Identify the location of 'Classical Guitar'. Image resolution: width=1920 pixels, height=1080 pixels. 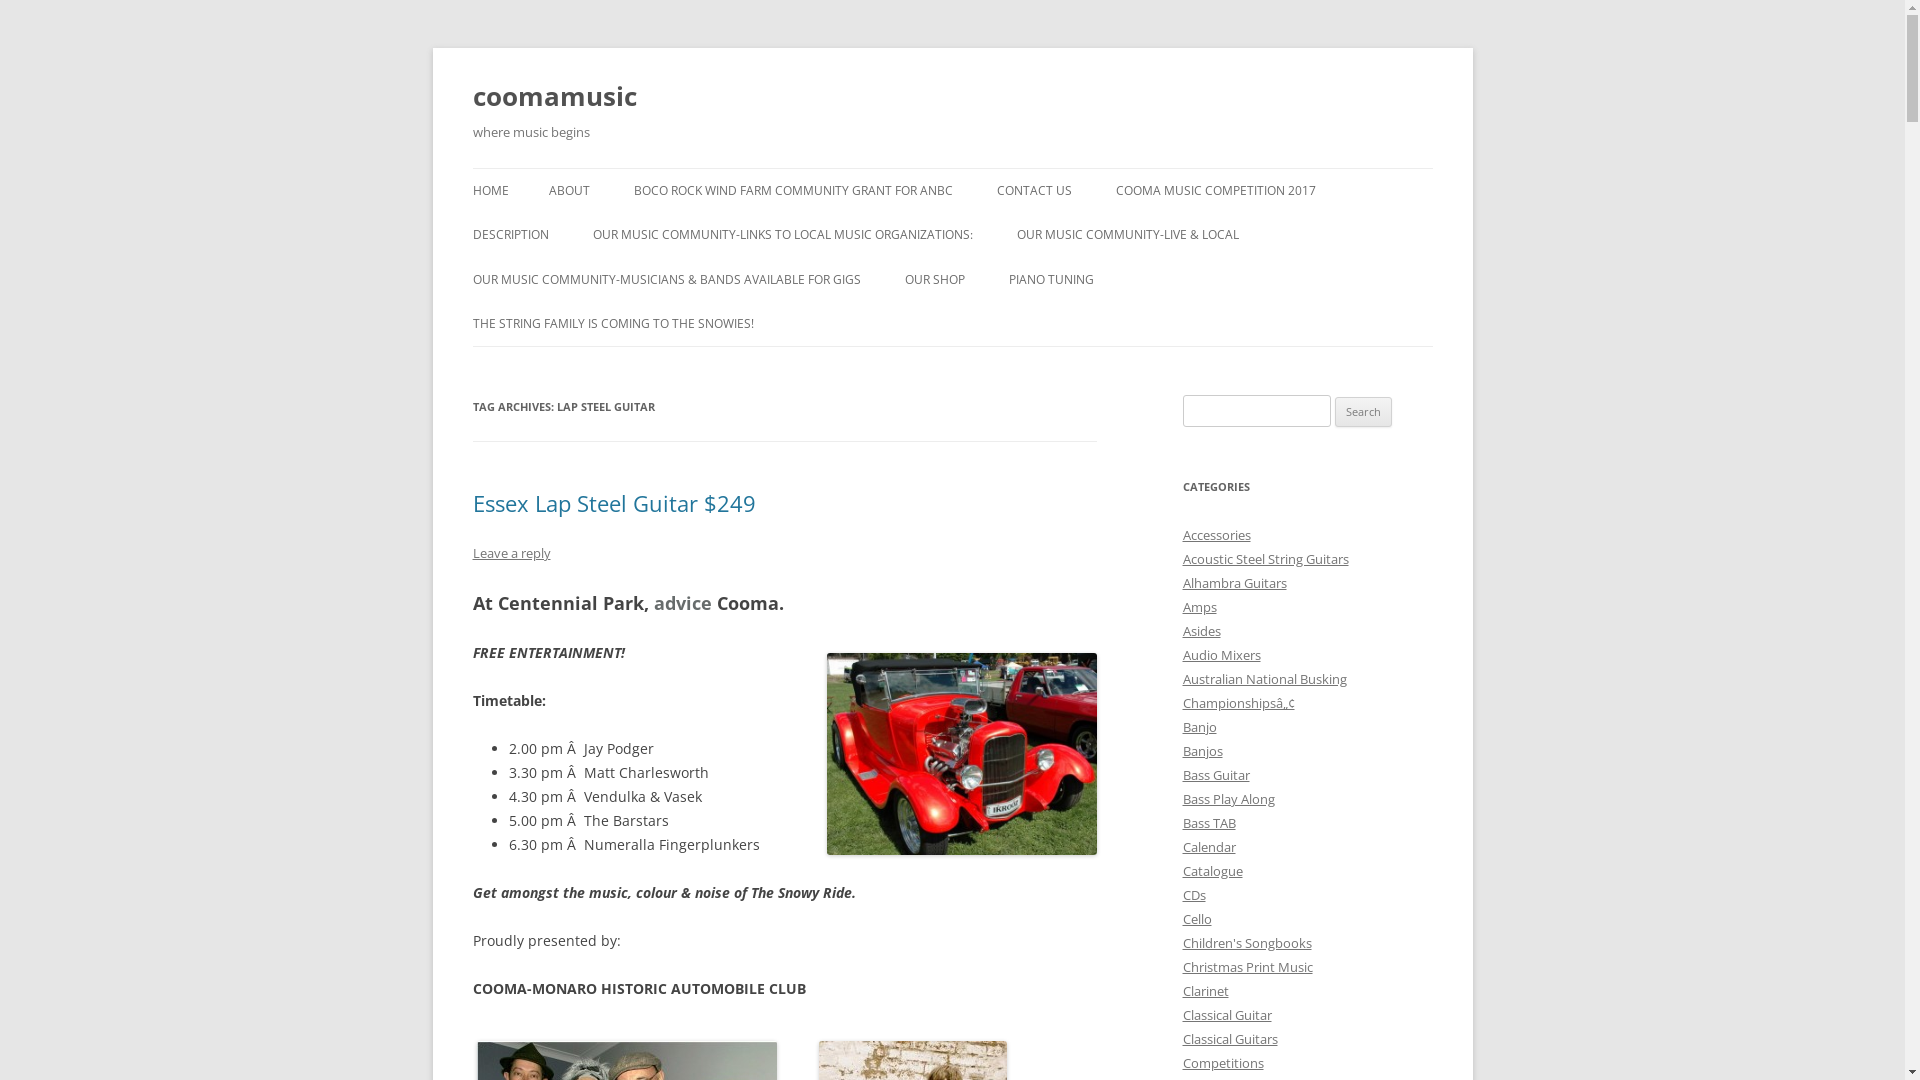
(1181, 1014).